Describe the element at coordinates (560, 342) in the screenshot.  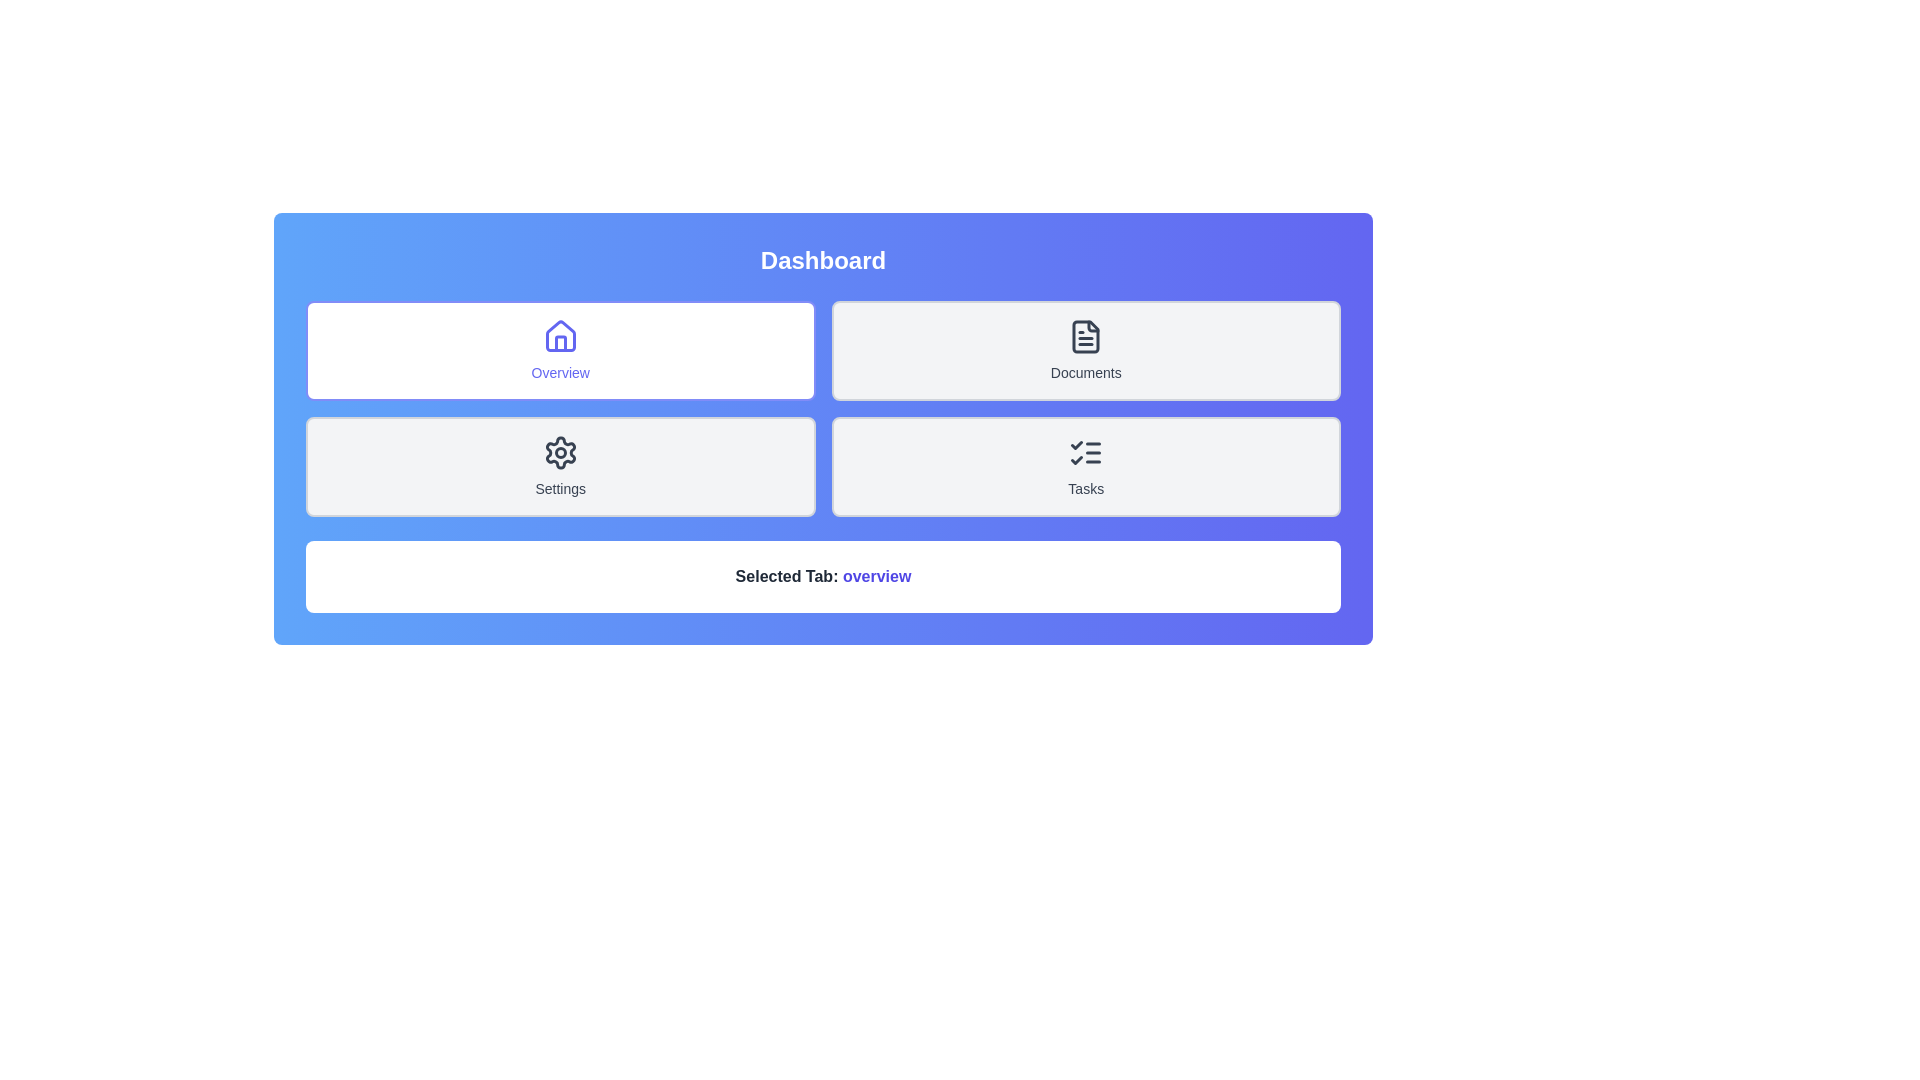
I see `the visual details of the house icon located at the center of the top-left corner of the interface, which is associated with the 'Overview' section` at that location.